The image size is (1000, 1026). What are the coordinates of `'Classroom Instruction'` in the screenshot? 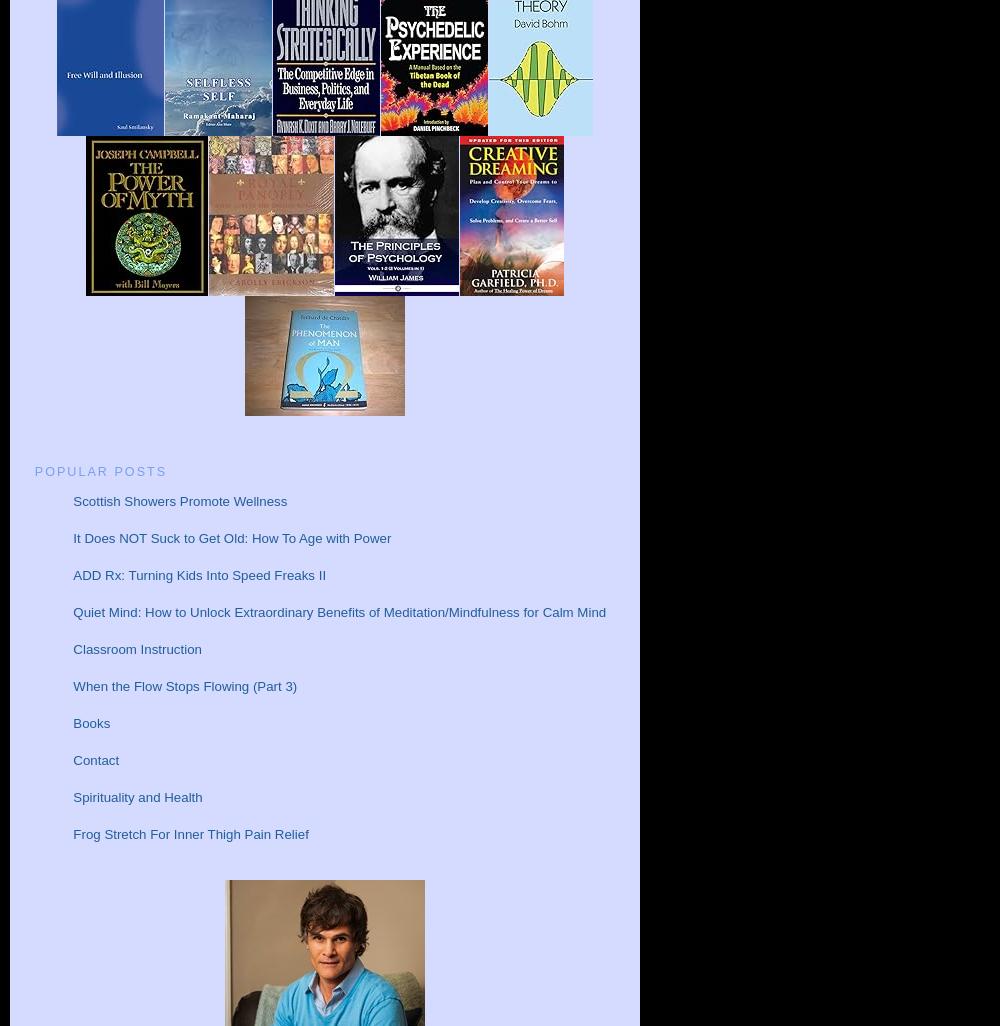 It's located at (137, 648).